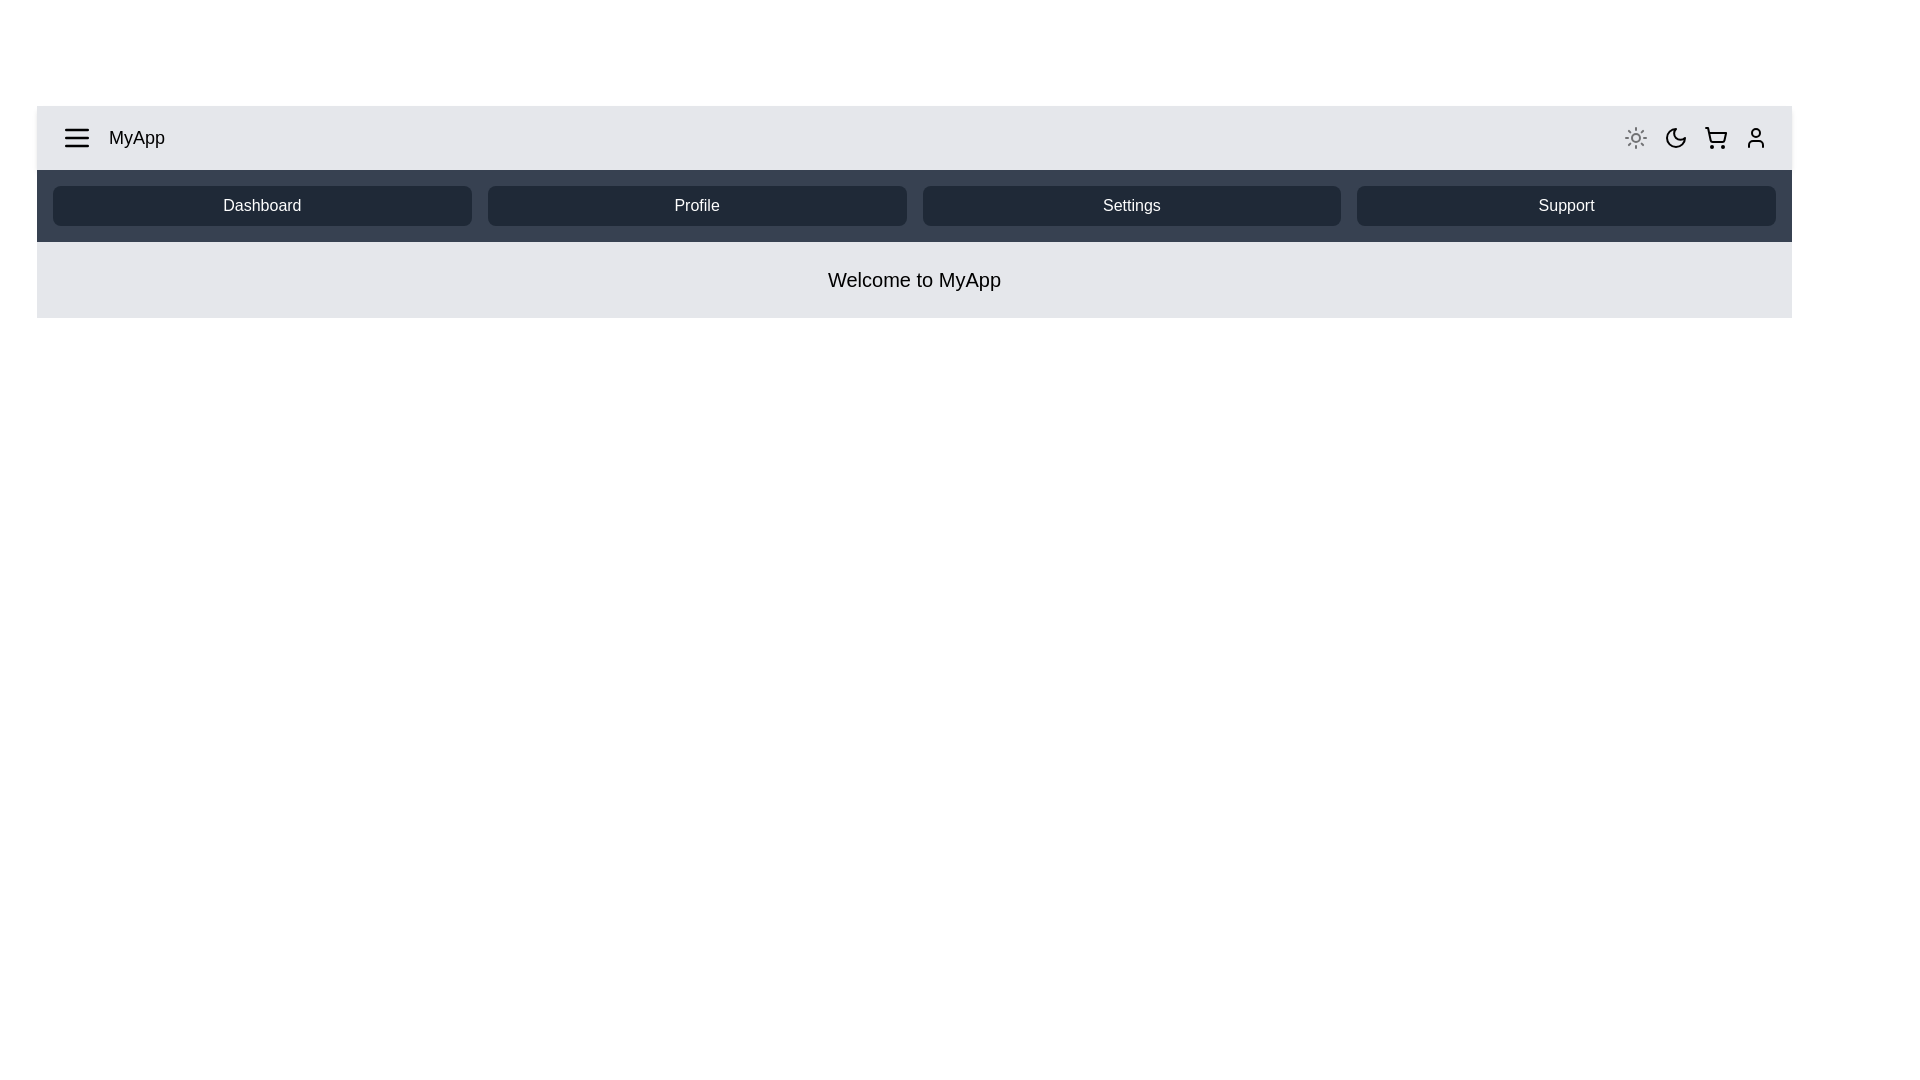  Describe the element at coordinates (1131, 205) in the screenshot. I see `the Settings button in the navigation bar` at that location.